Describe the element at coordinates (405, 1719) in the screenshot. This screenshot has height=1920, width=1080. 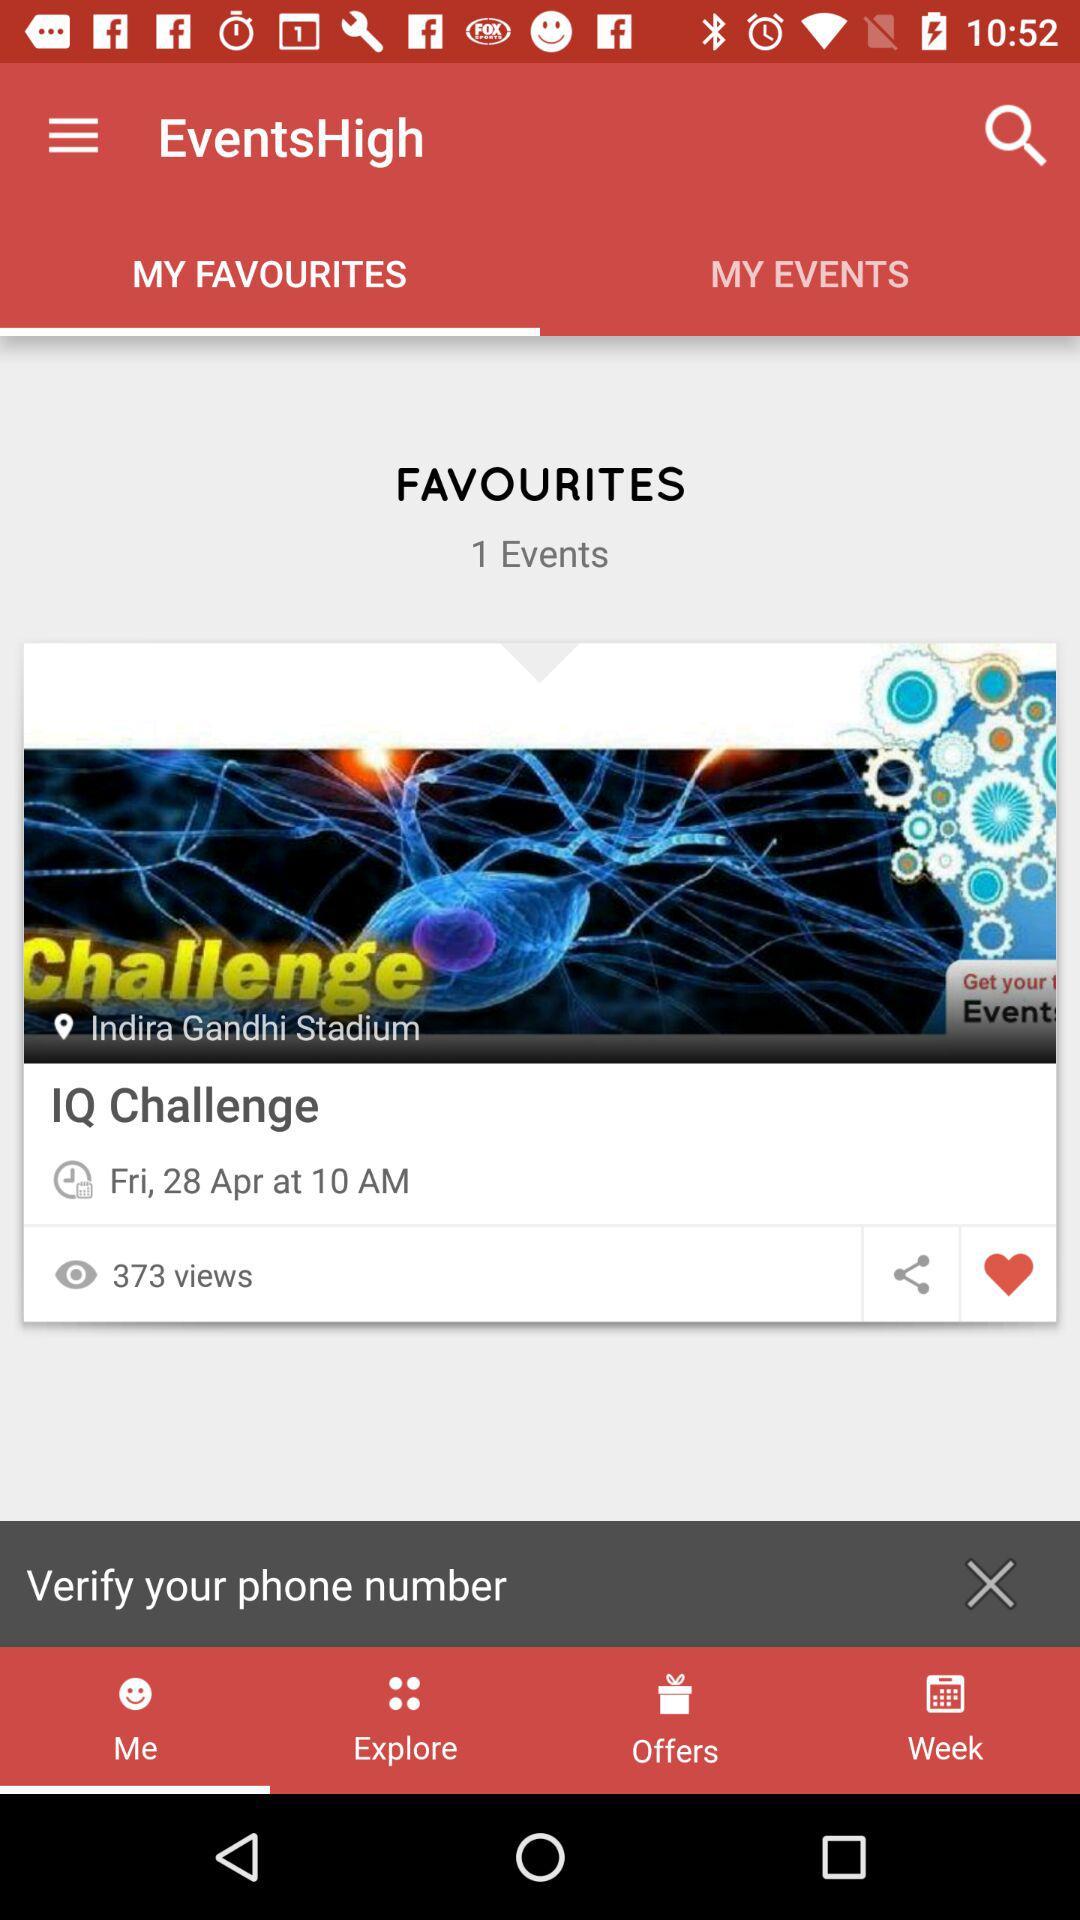
I see `the explore item` at that location.